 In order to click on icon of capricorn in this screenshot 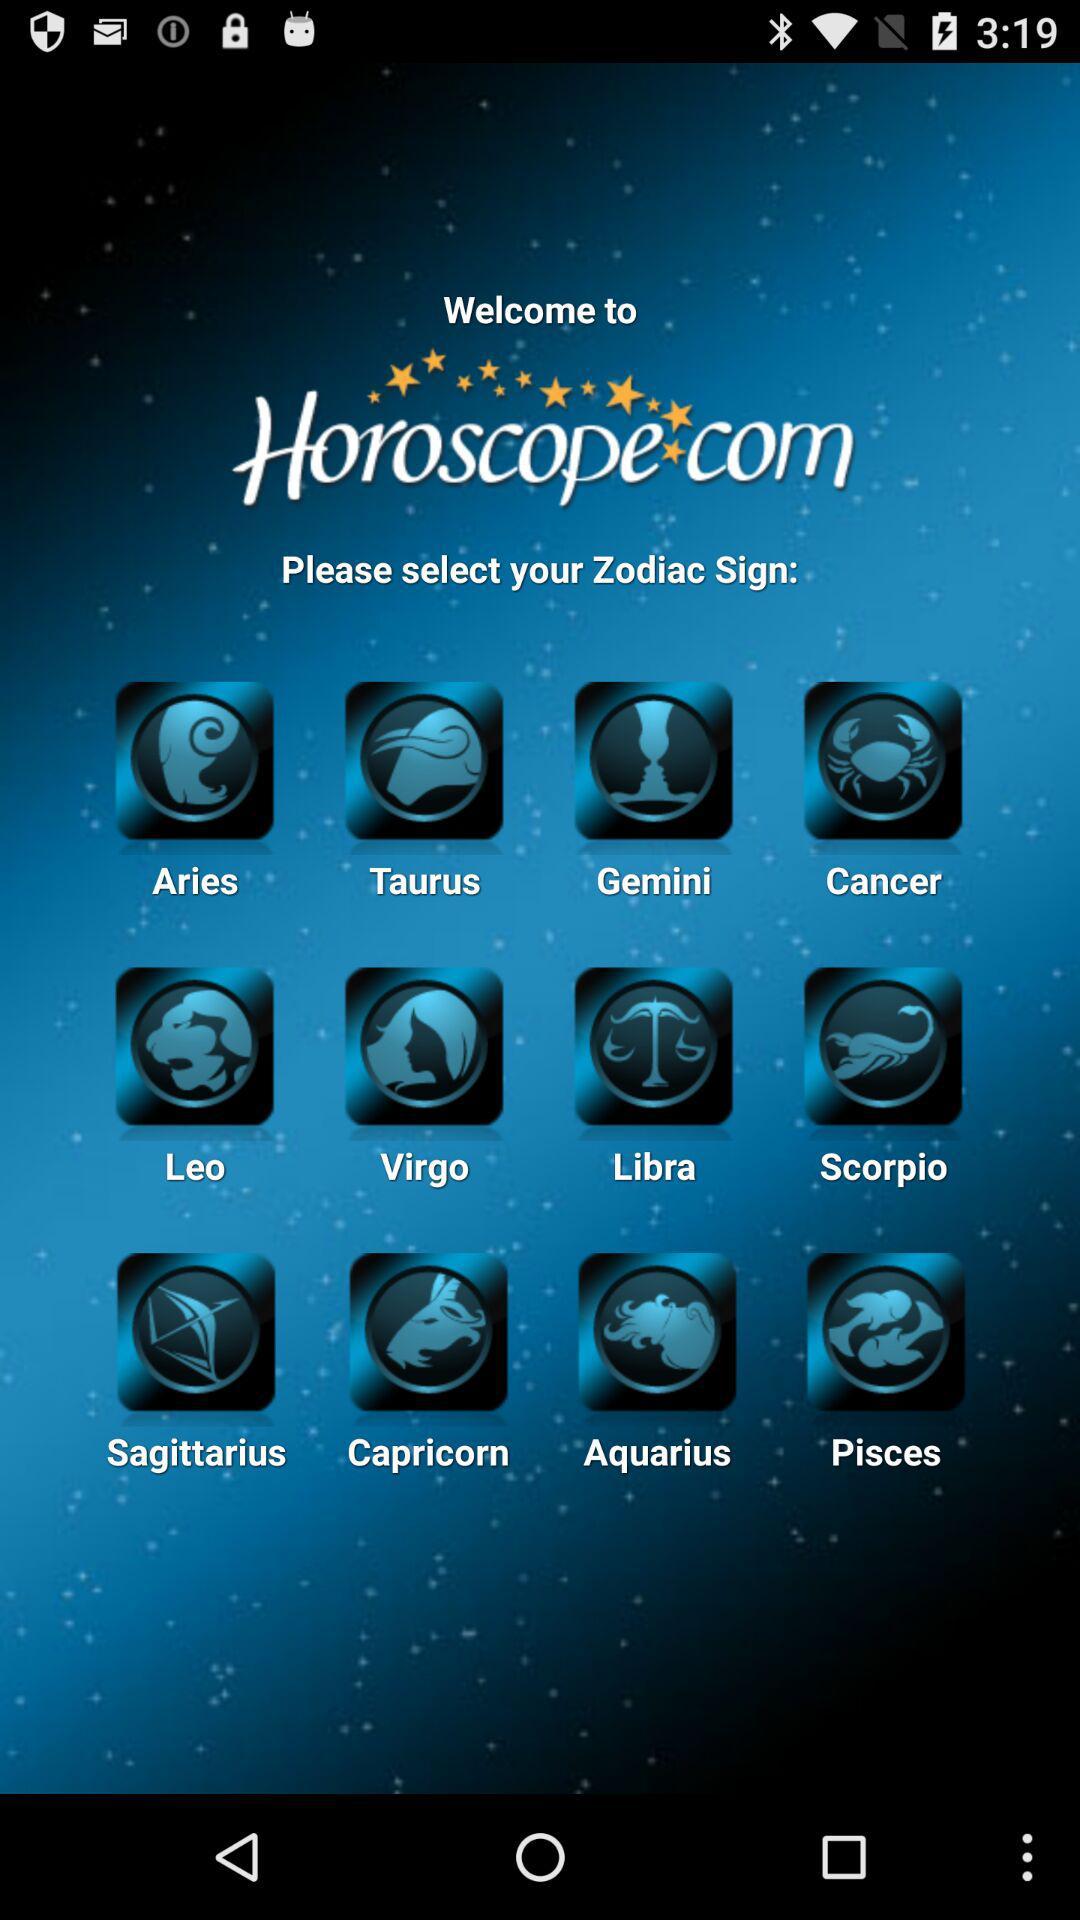, I will do `click(427, 1329)`.